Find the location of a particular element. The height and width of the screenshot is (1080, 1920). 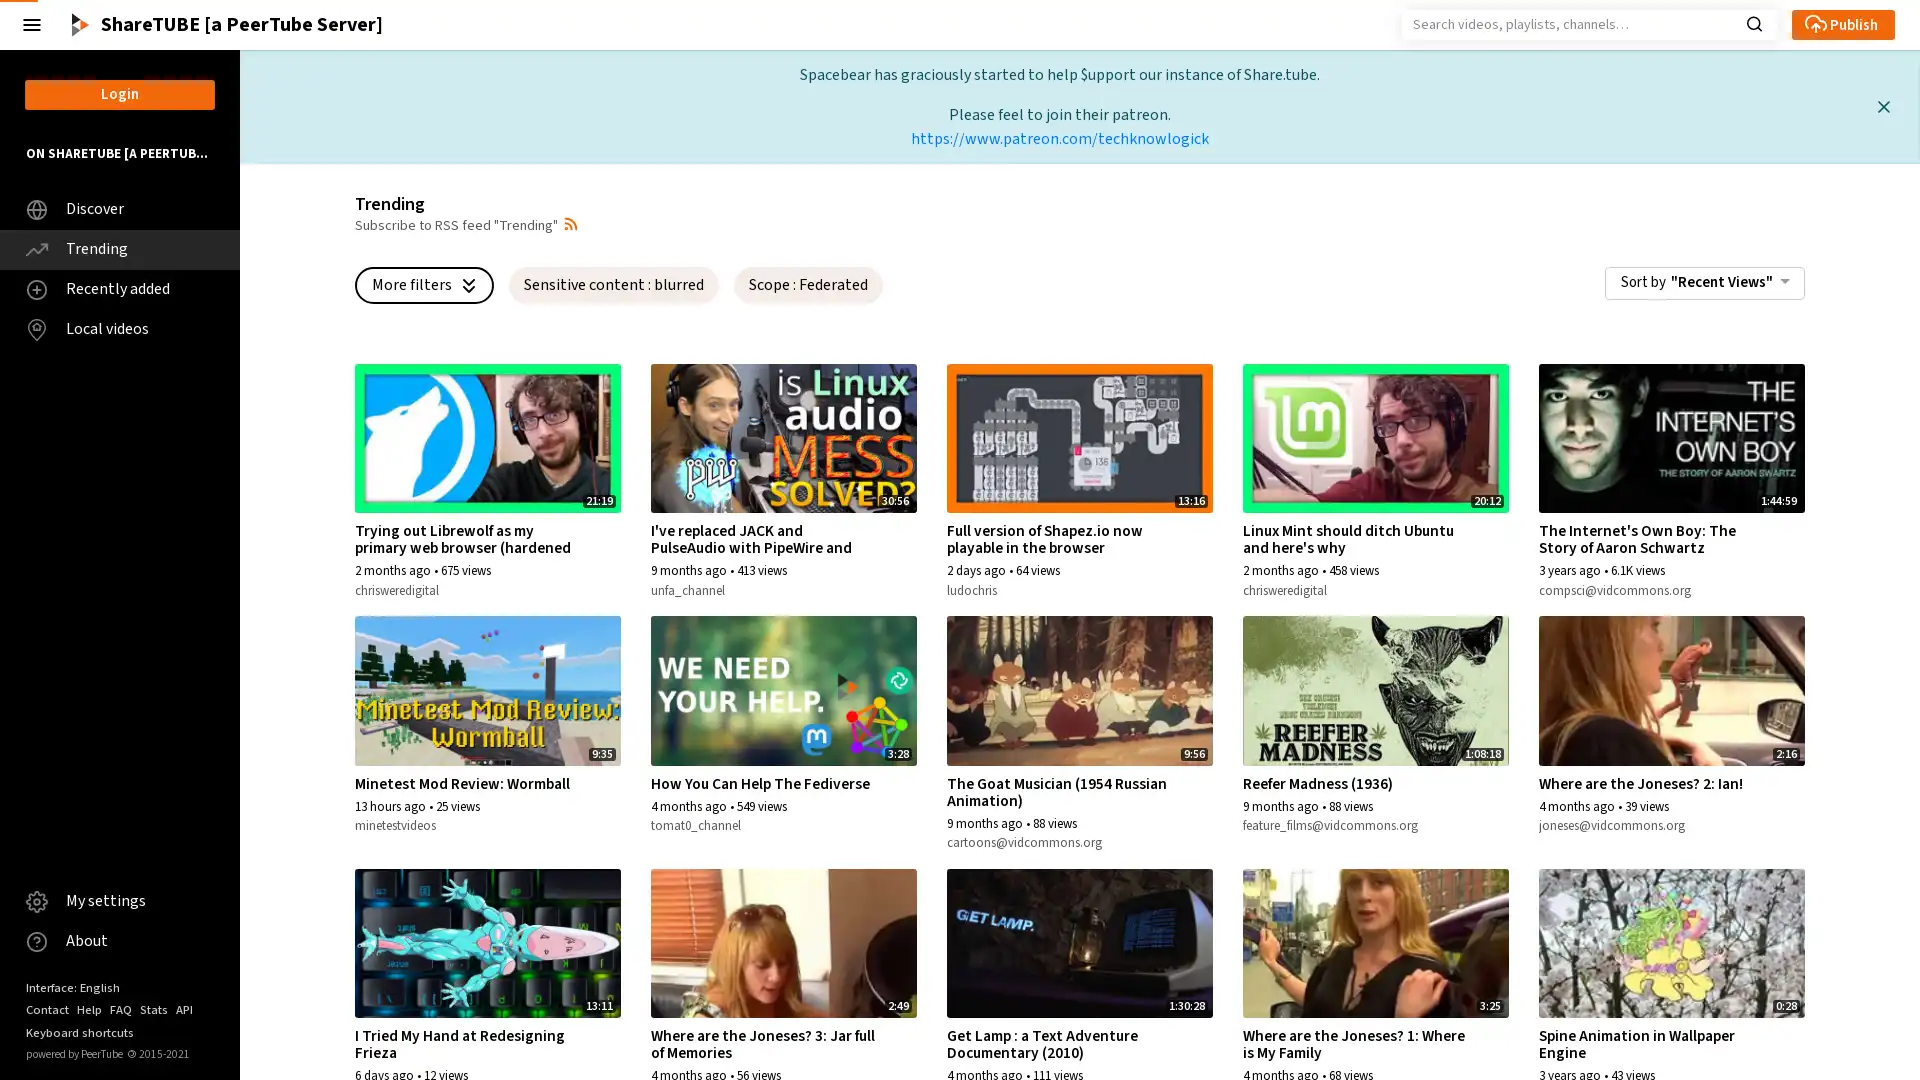

Open syndication dropdown is located at coordinates (570, 223).